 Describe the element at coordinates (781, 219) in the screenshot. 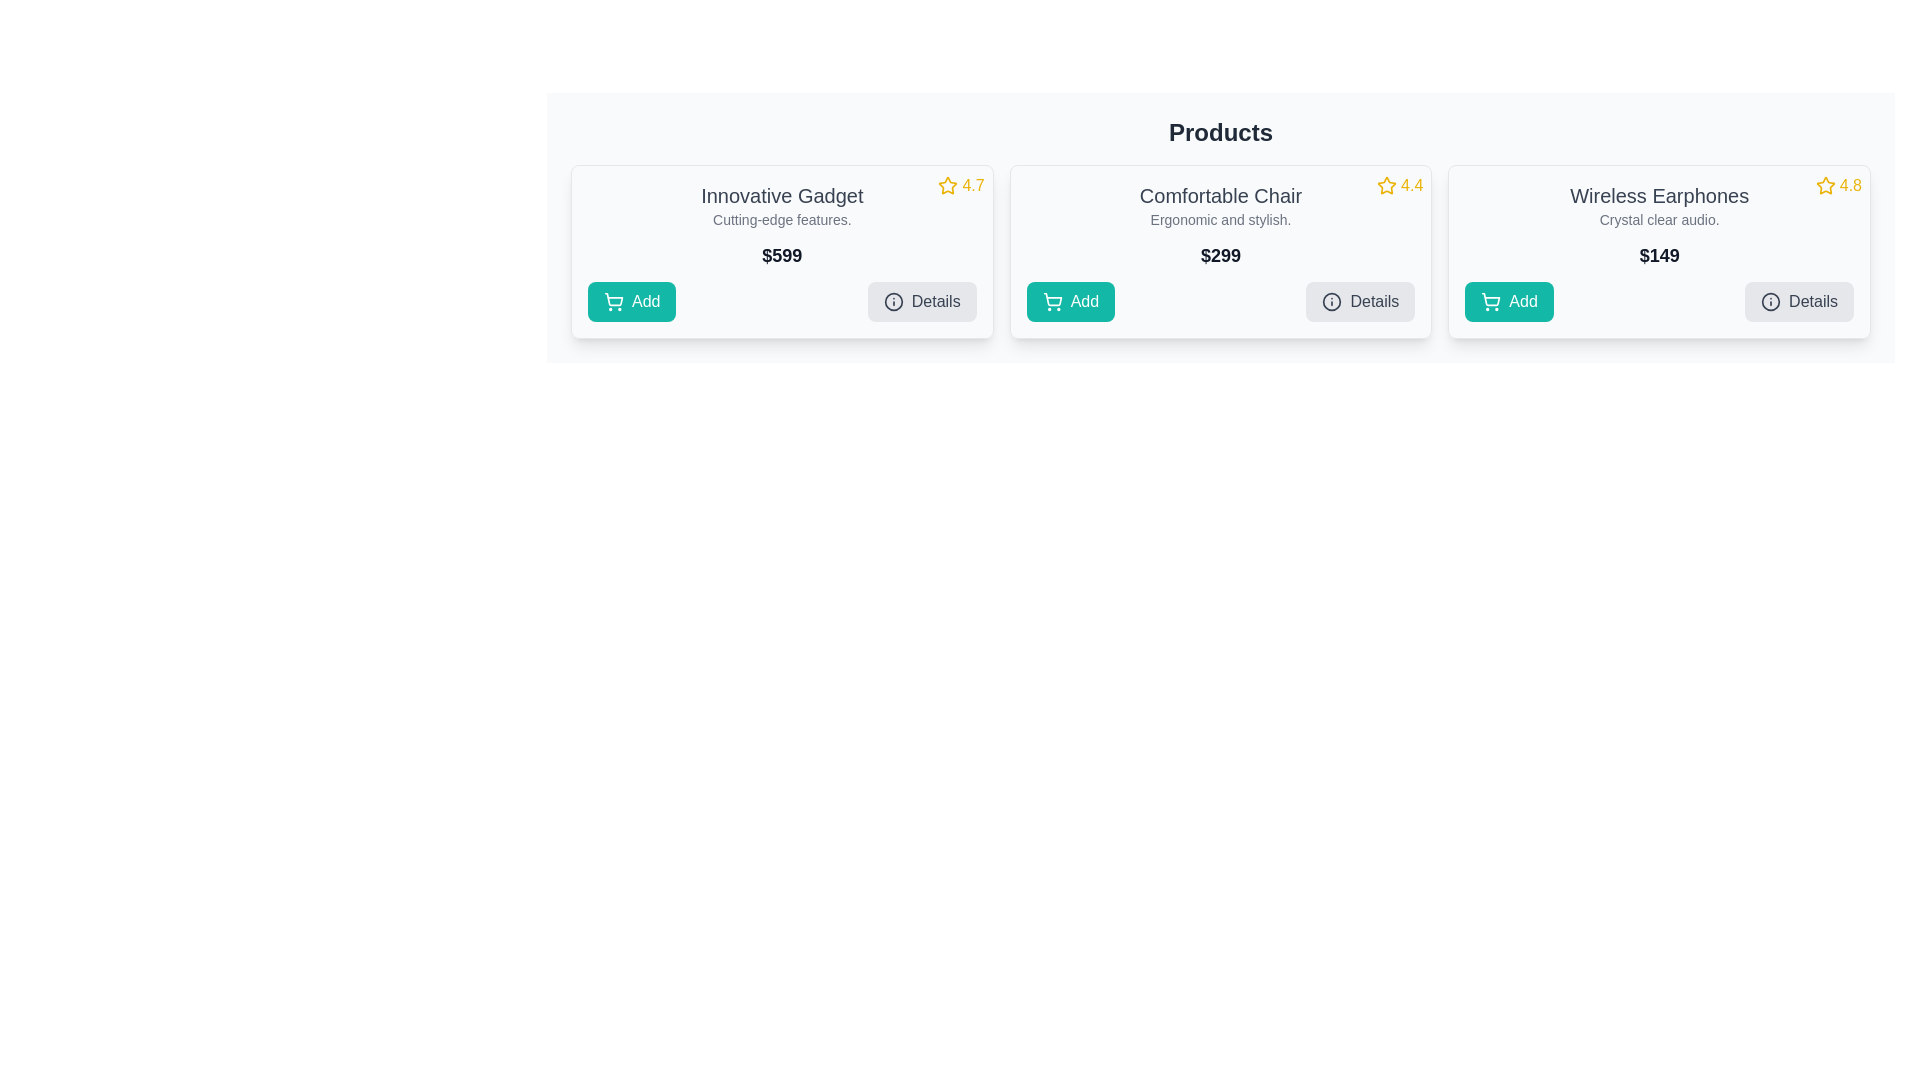

I see `the text label that provides additional context for the product titled 'Innovative Gadget', located below the header and above the price label '$599'` at that location.